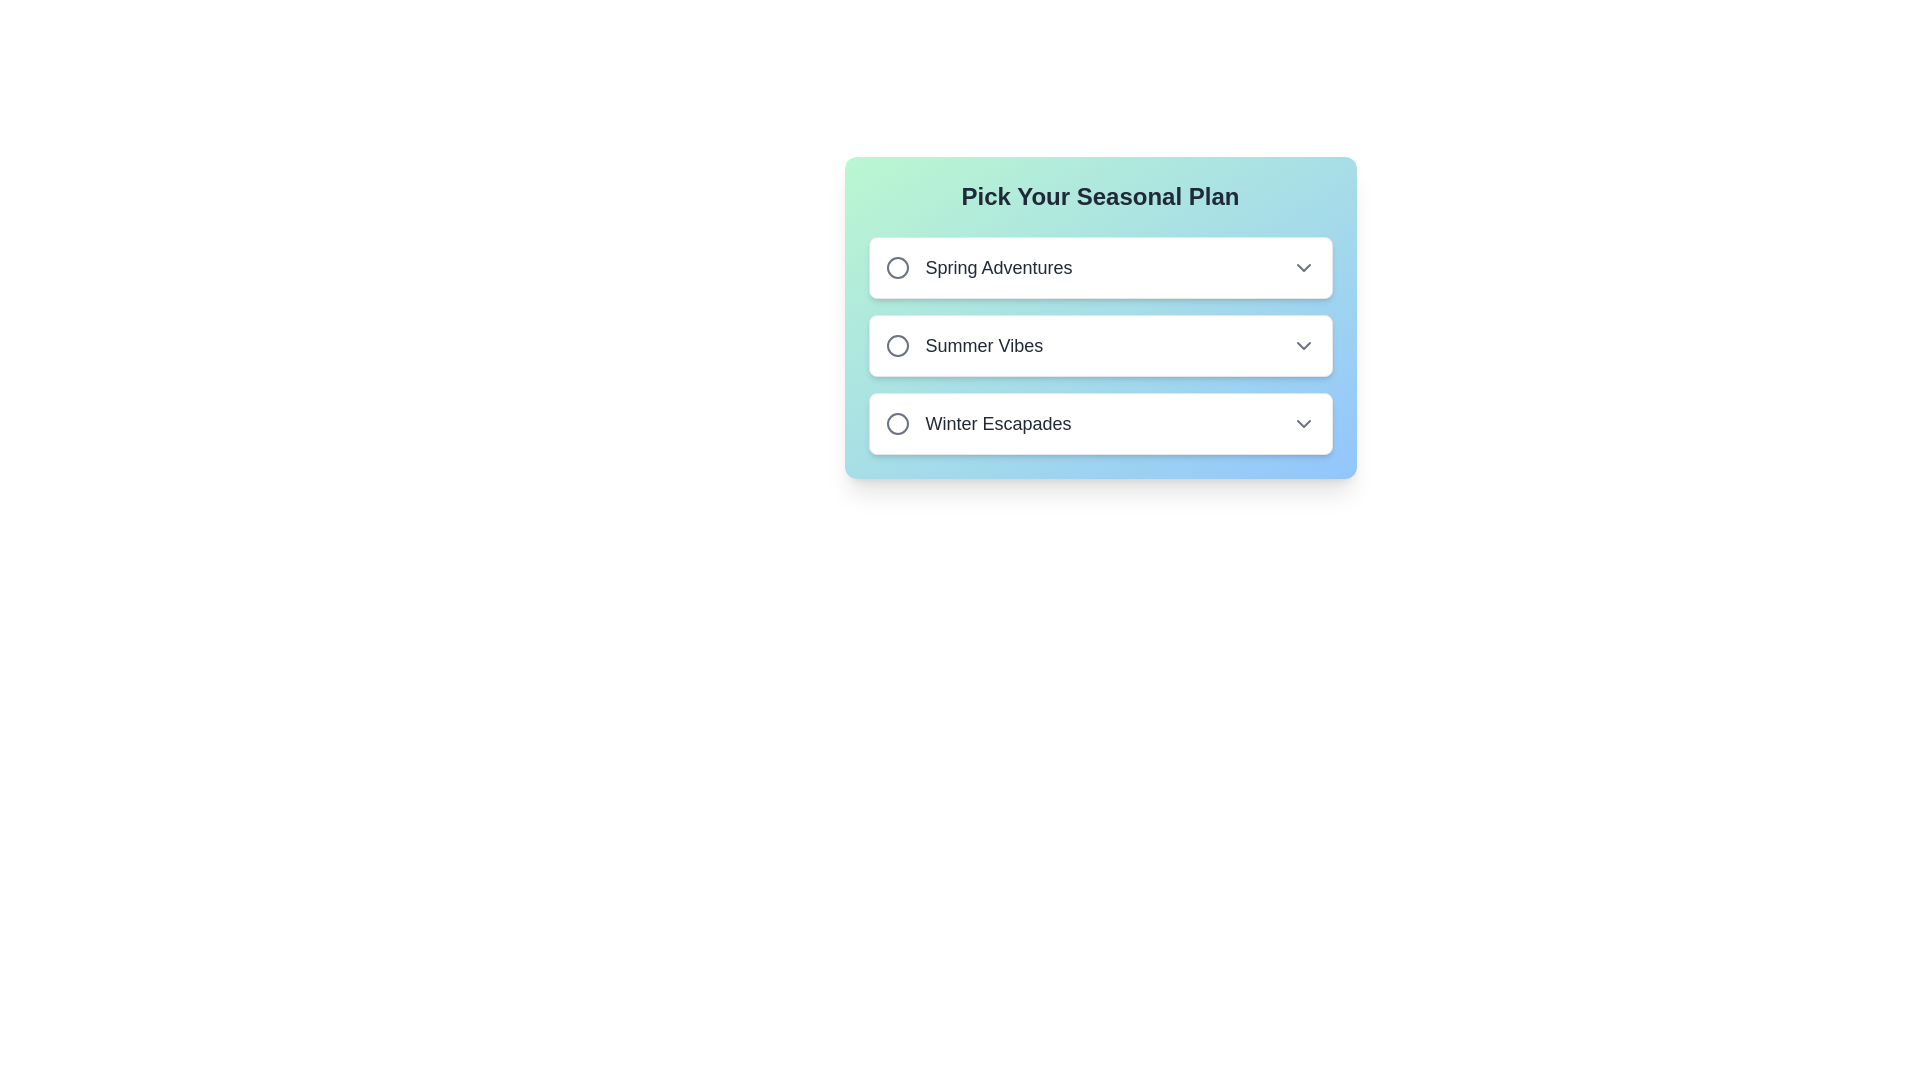 The width and height of the screenshot is (1920, 1080). Describe the element at coordinates (1099, 266) in the screenshot. I see `the first selectable option styled as a button displaying 'Spring Adventures'` at that location.